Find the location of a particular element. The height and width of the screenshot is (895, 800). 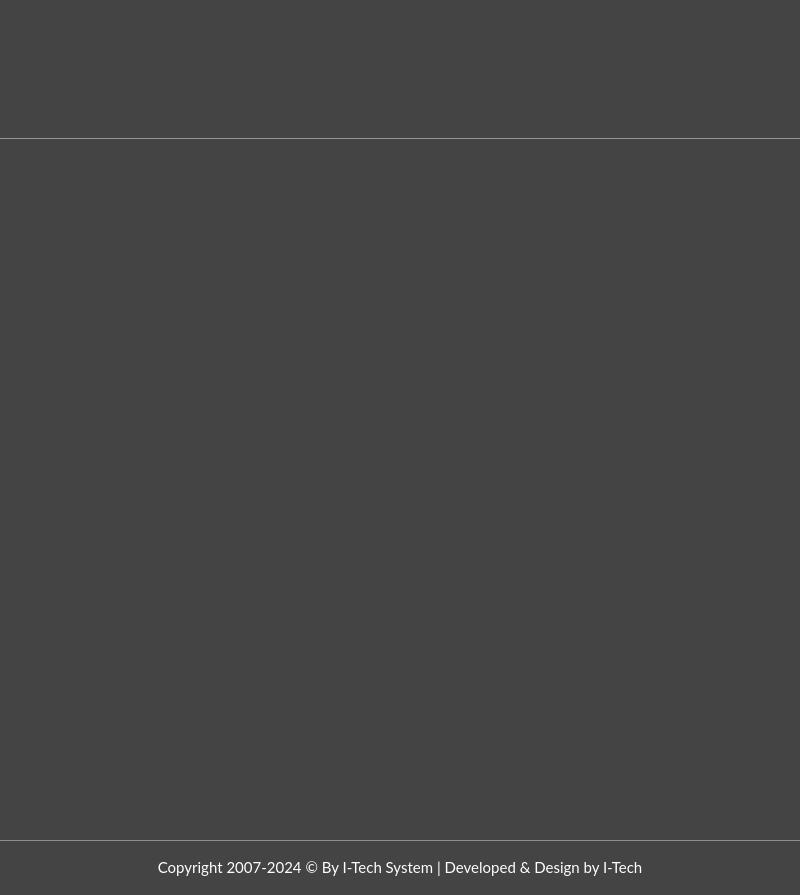

'|' is located at coordinates (433, 866).